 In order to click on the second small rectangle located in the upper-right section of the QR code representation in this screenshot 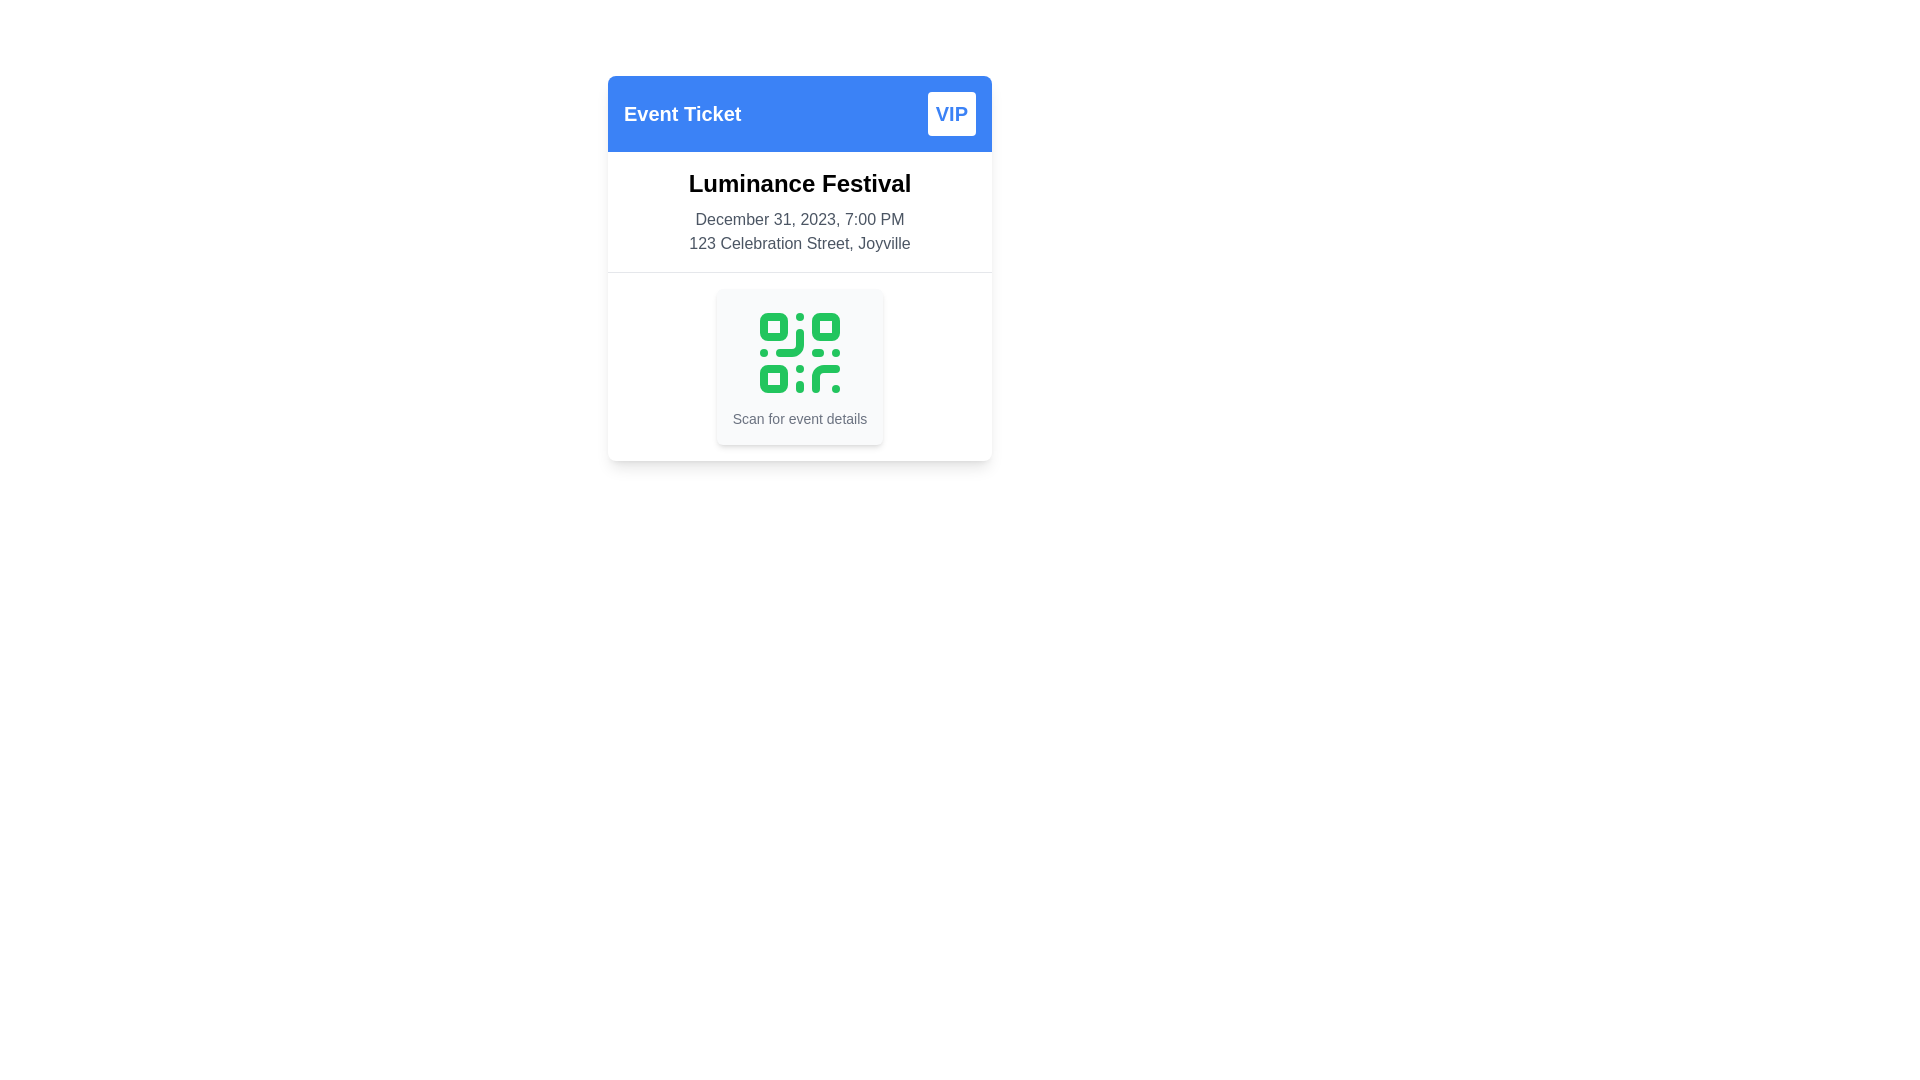, I will do `click(825, 326)`.